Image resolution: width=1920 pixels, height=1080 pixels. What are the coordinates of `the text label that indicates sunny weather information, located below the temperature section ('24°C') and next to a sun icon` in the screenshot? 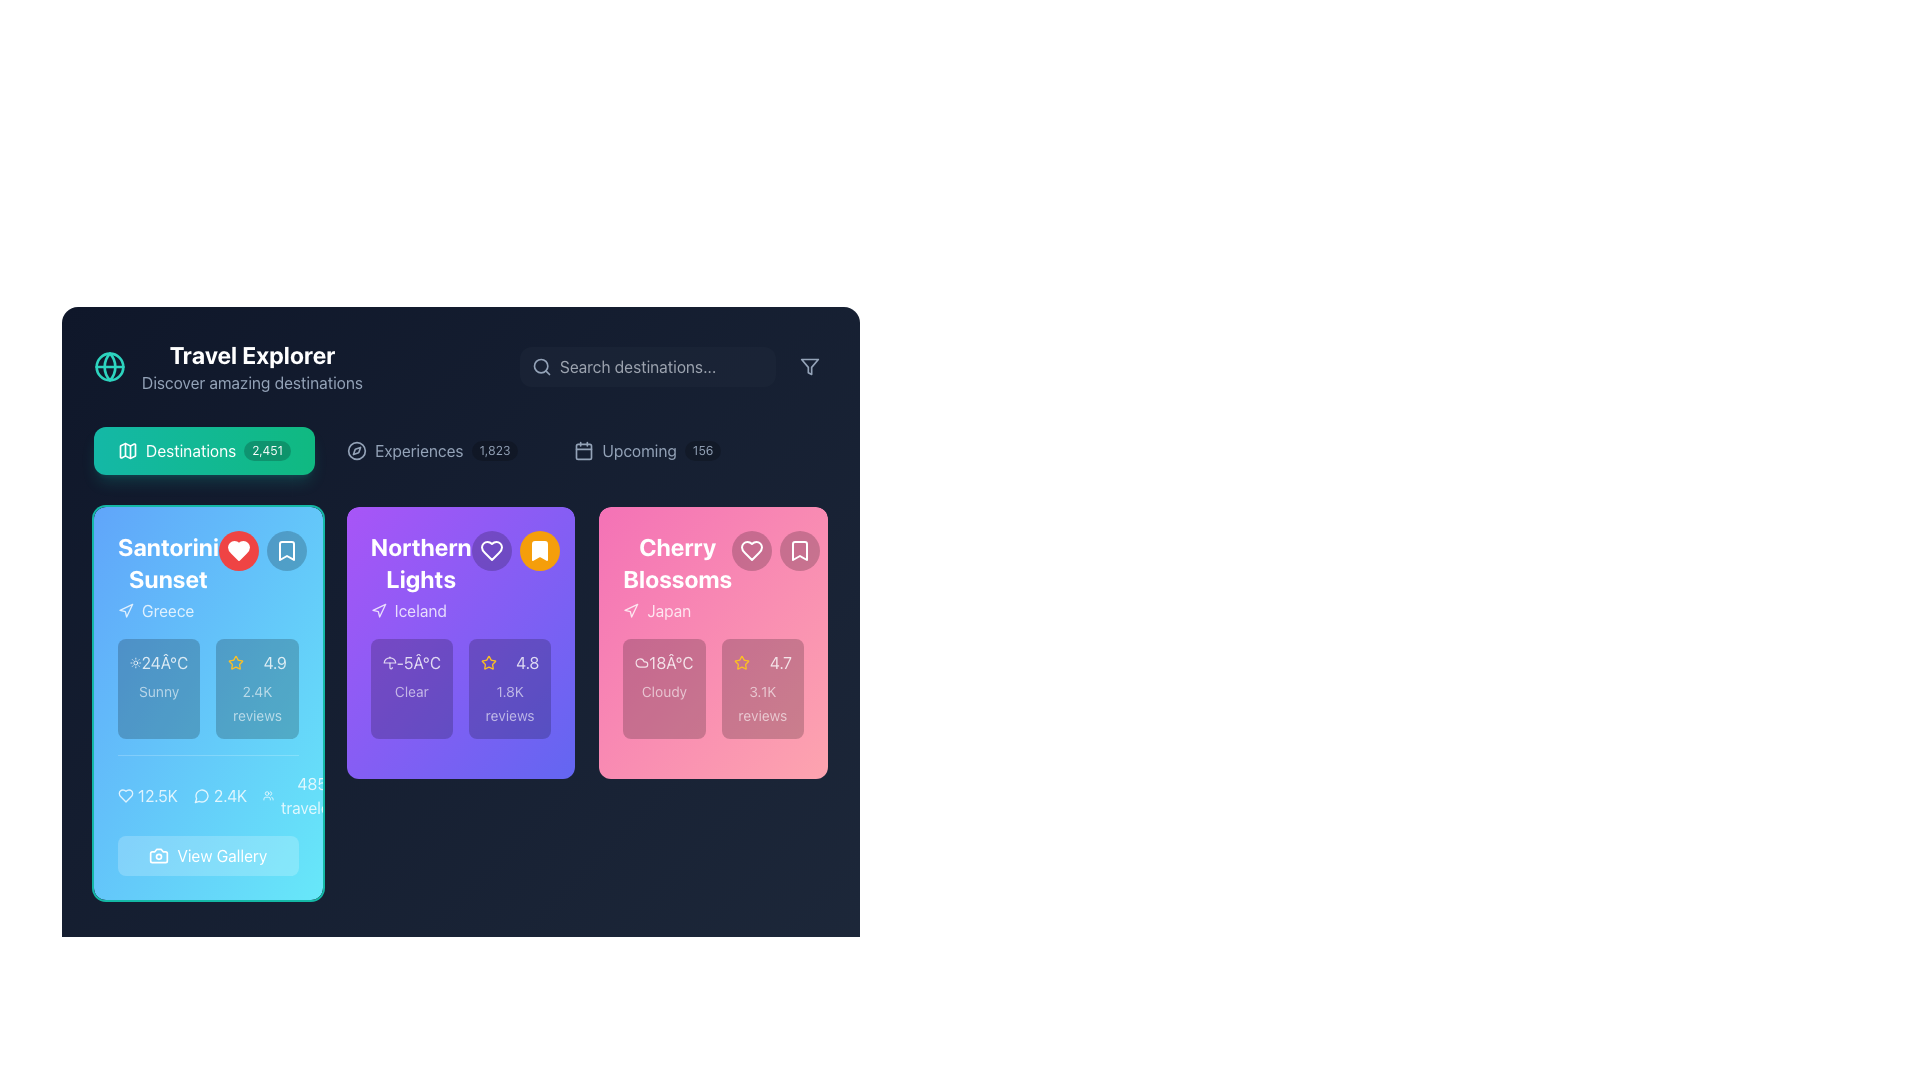 It's located at (158, 690).